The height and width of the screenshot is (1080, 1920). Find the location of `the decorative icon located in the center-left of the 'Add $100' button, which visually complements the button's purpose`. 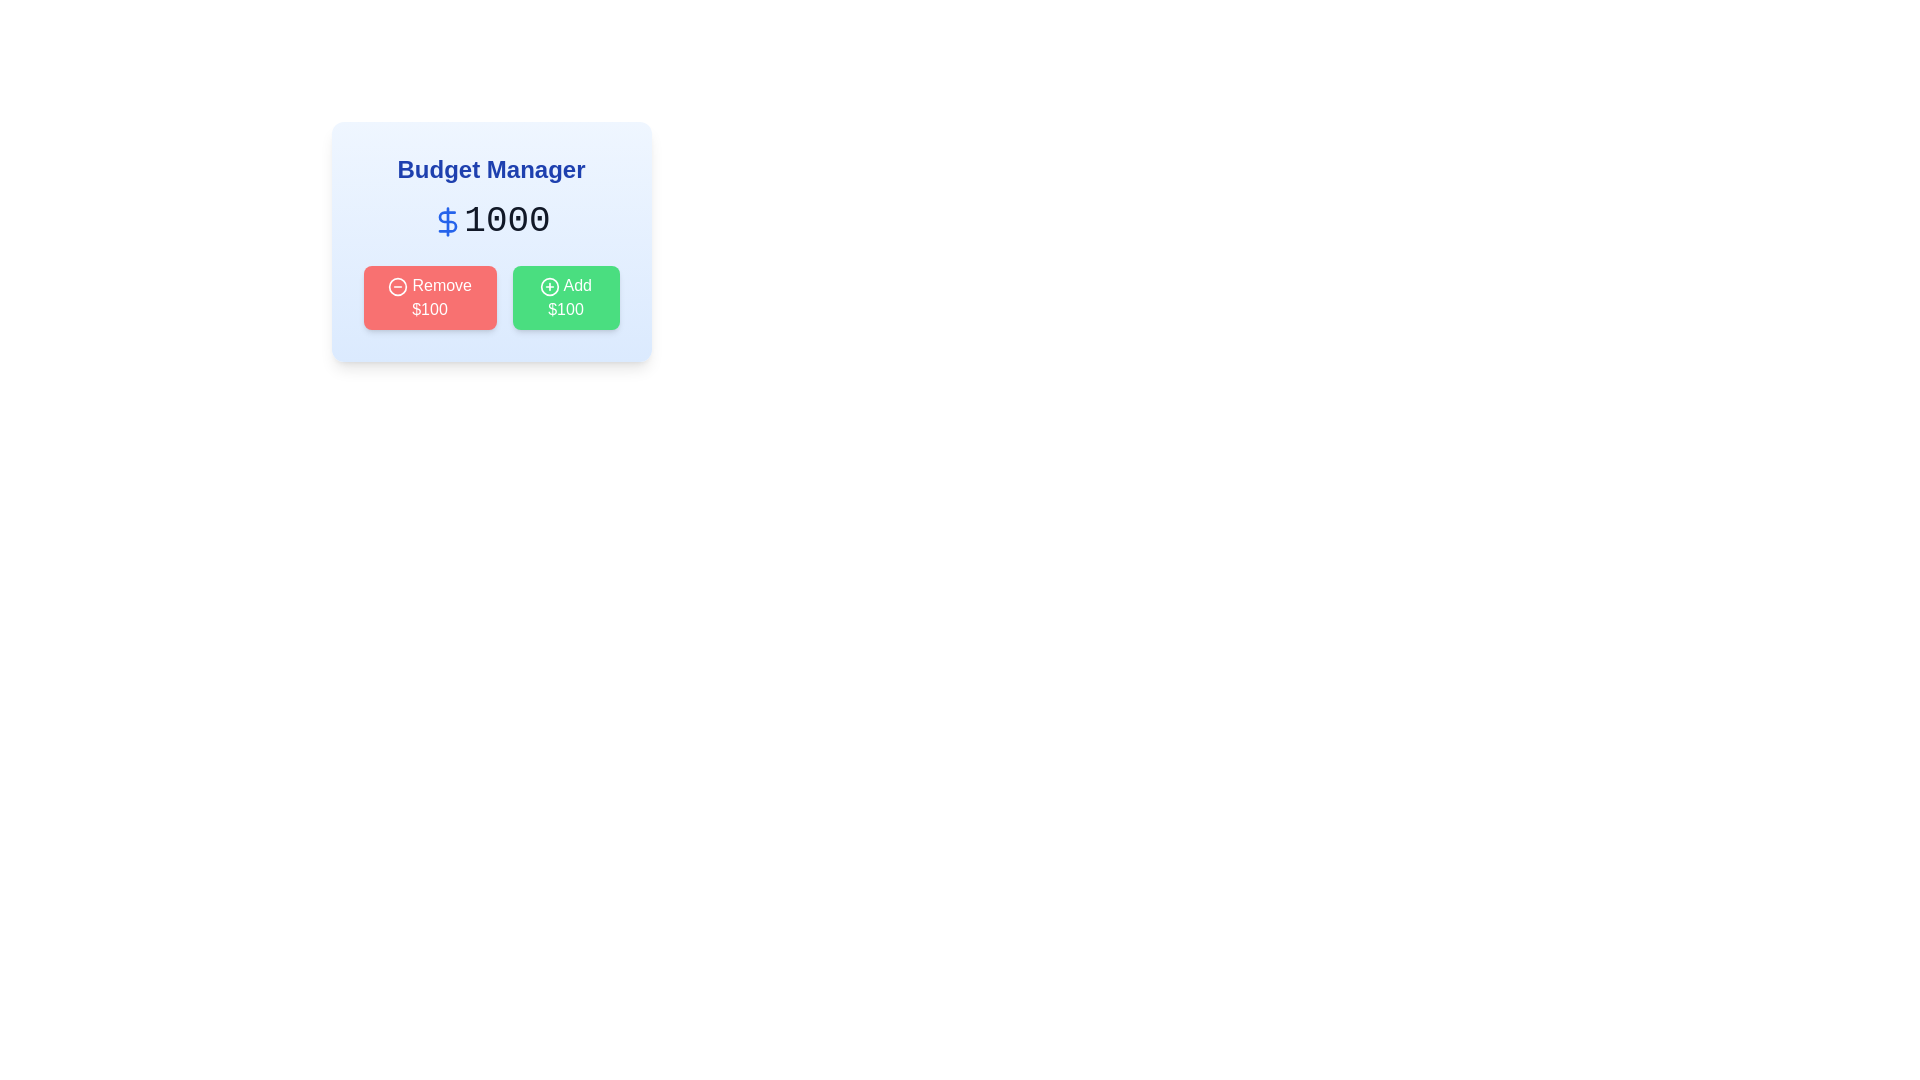

the decorative icon located in the center-left of the 'Add $100' button, which visually complements the button's purpose is located at coordinates (549, 286).